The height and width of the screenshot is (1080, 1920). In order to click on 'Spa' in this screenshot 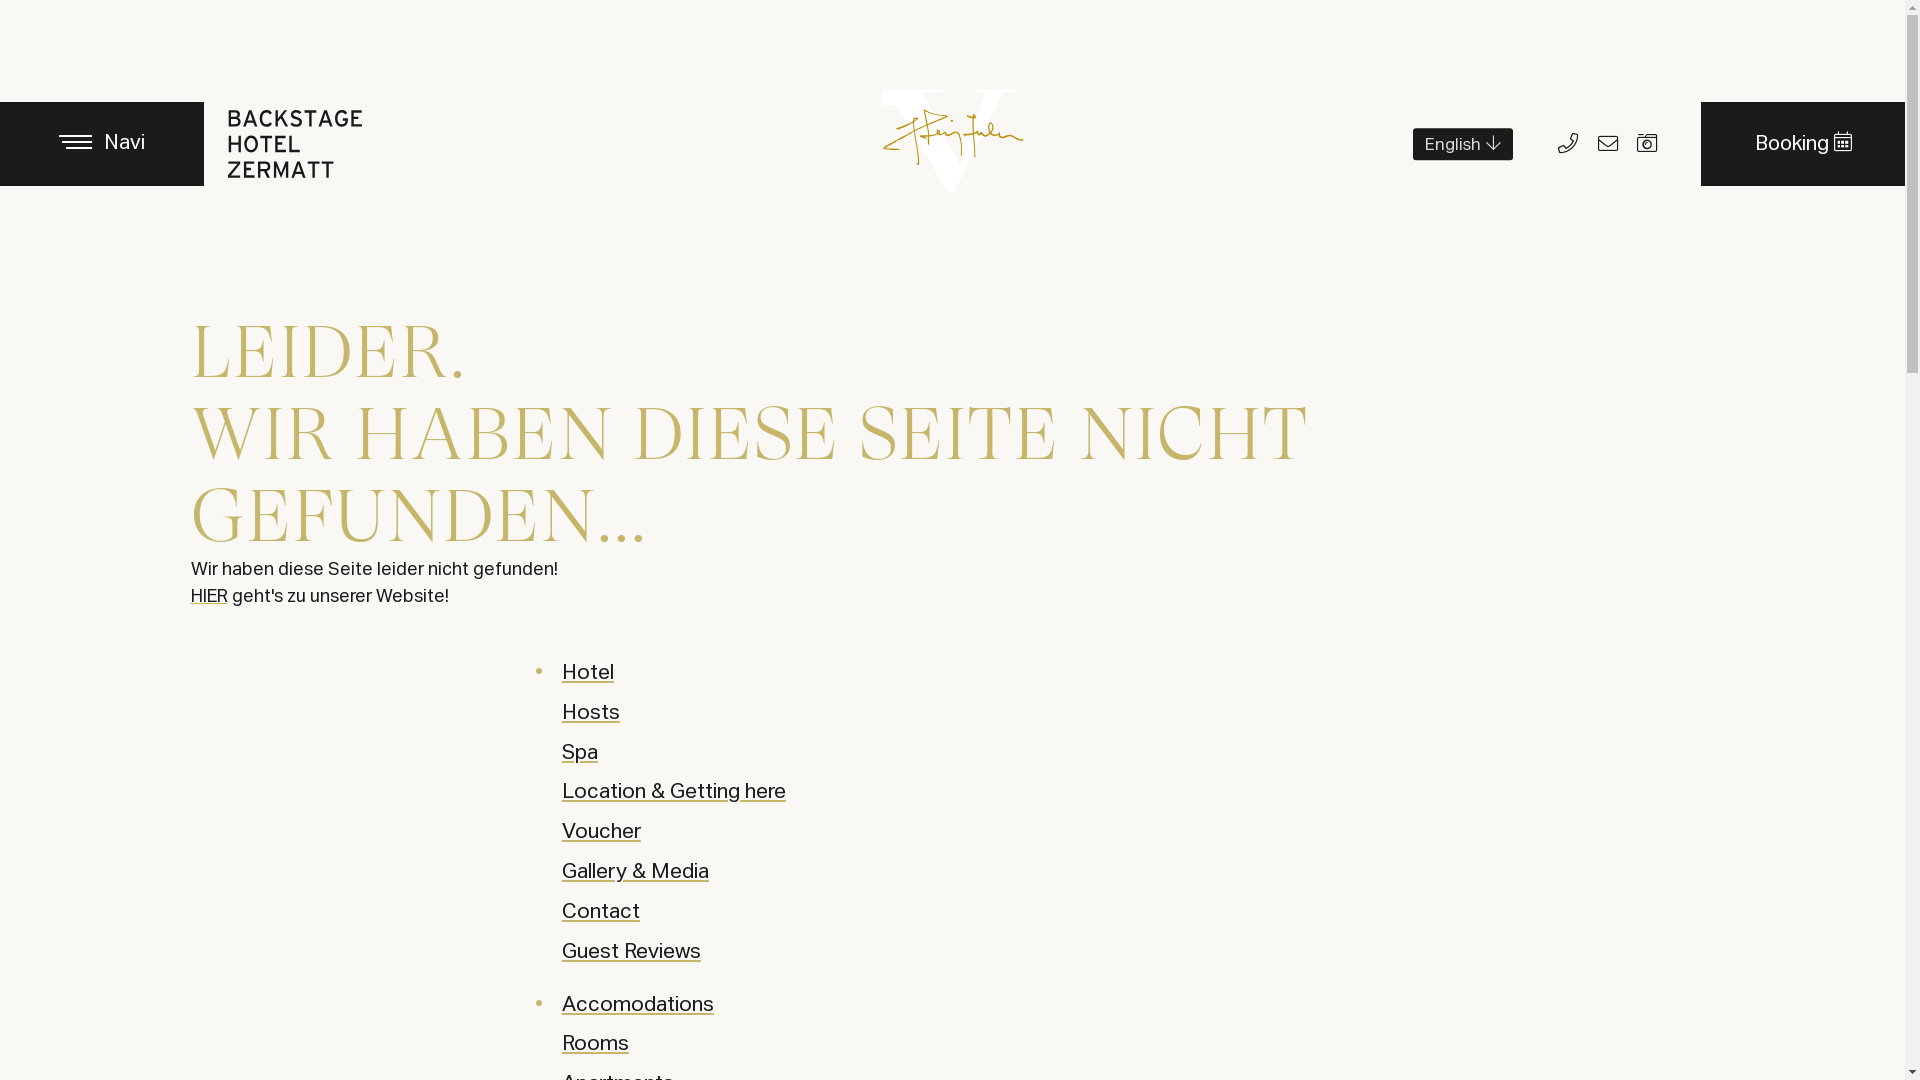, I will do `click(579, 753)`.